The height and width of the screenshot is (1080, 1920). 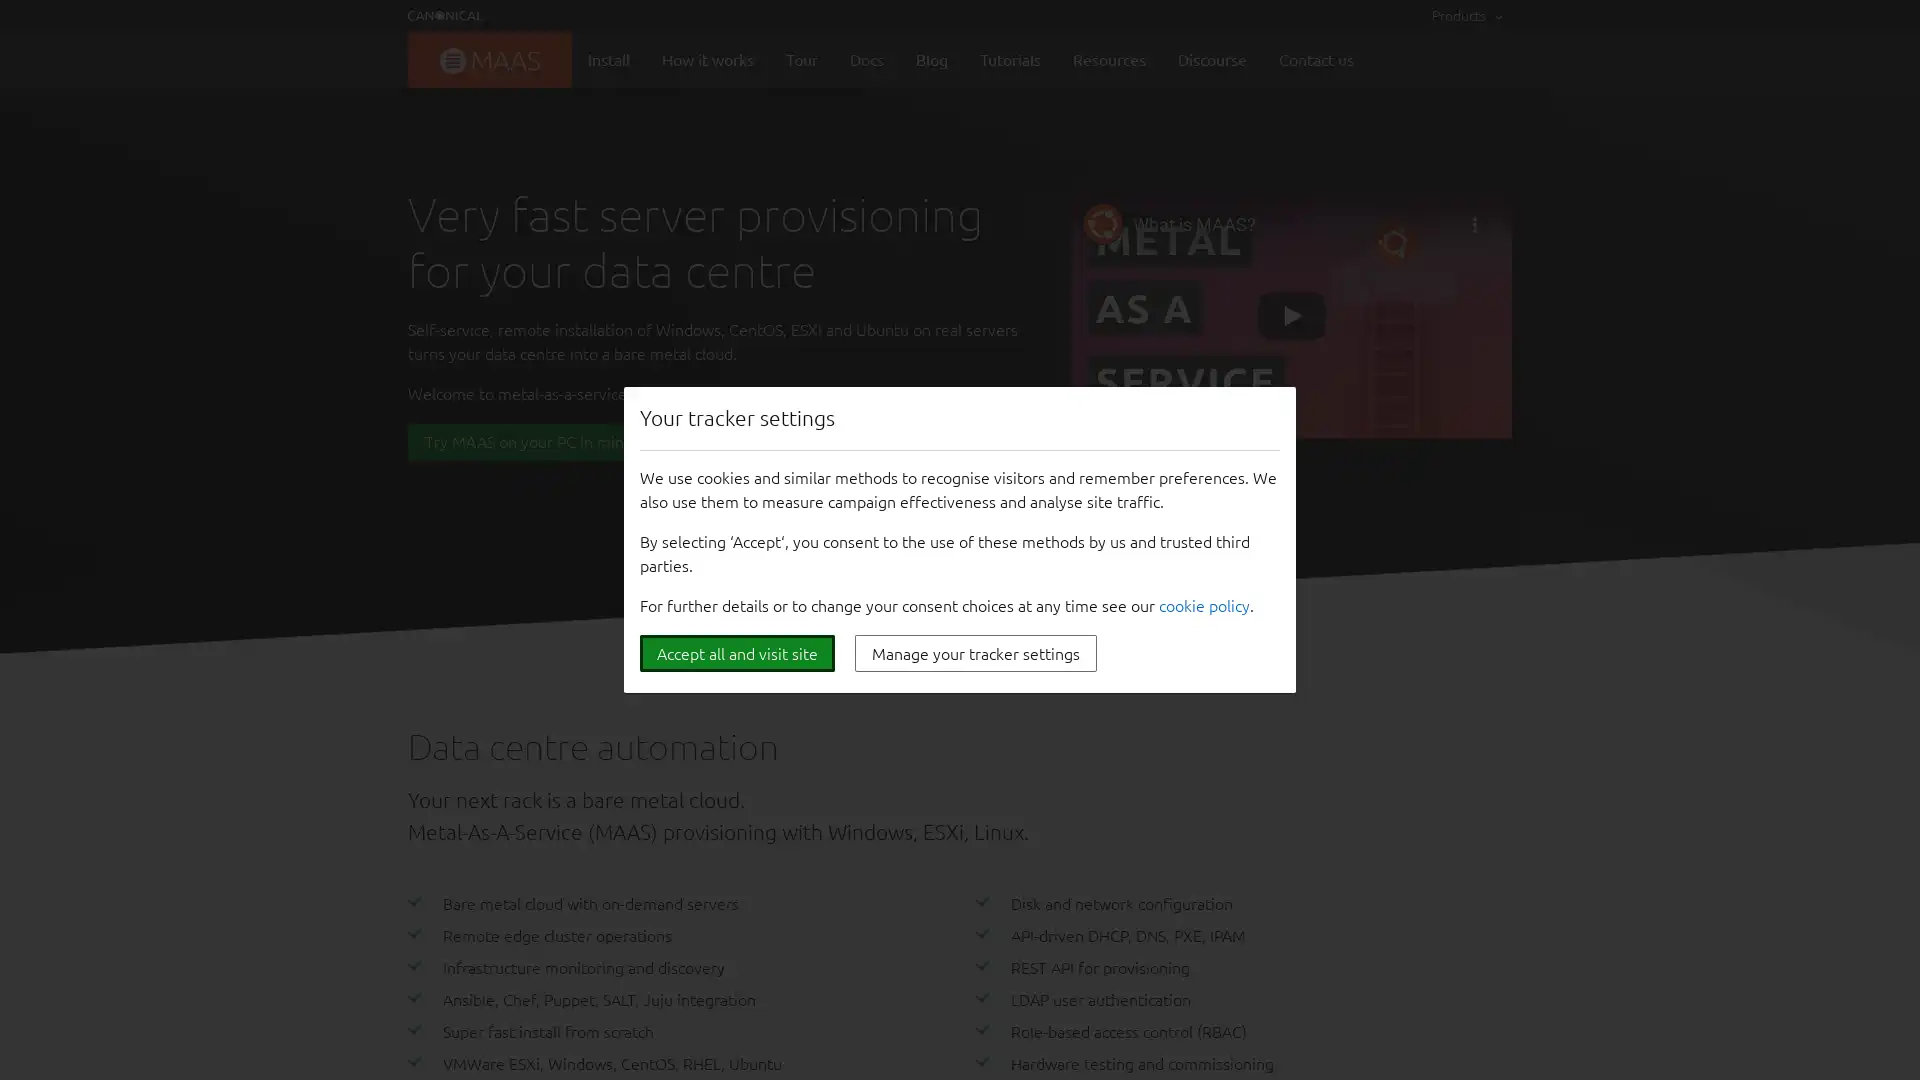 What do you see at coordinates (975, 653) in the screenshot?
I see `Manage your tracker settings` at bounding box center [975, 653].